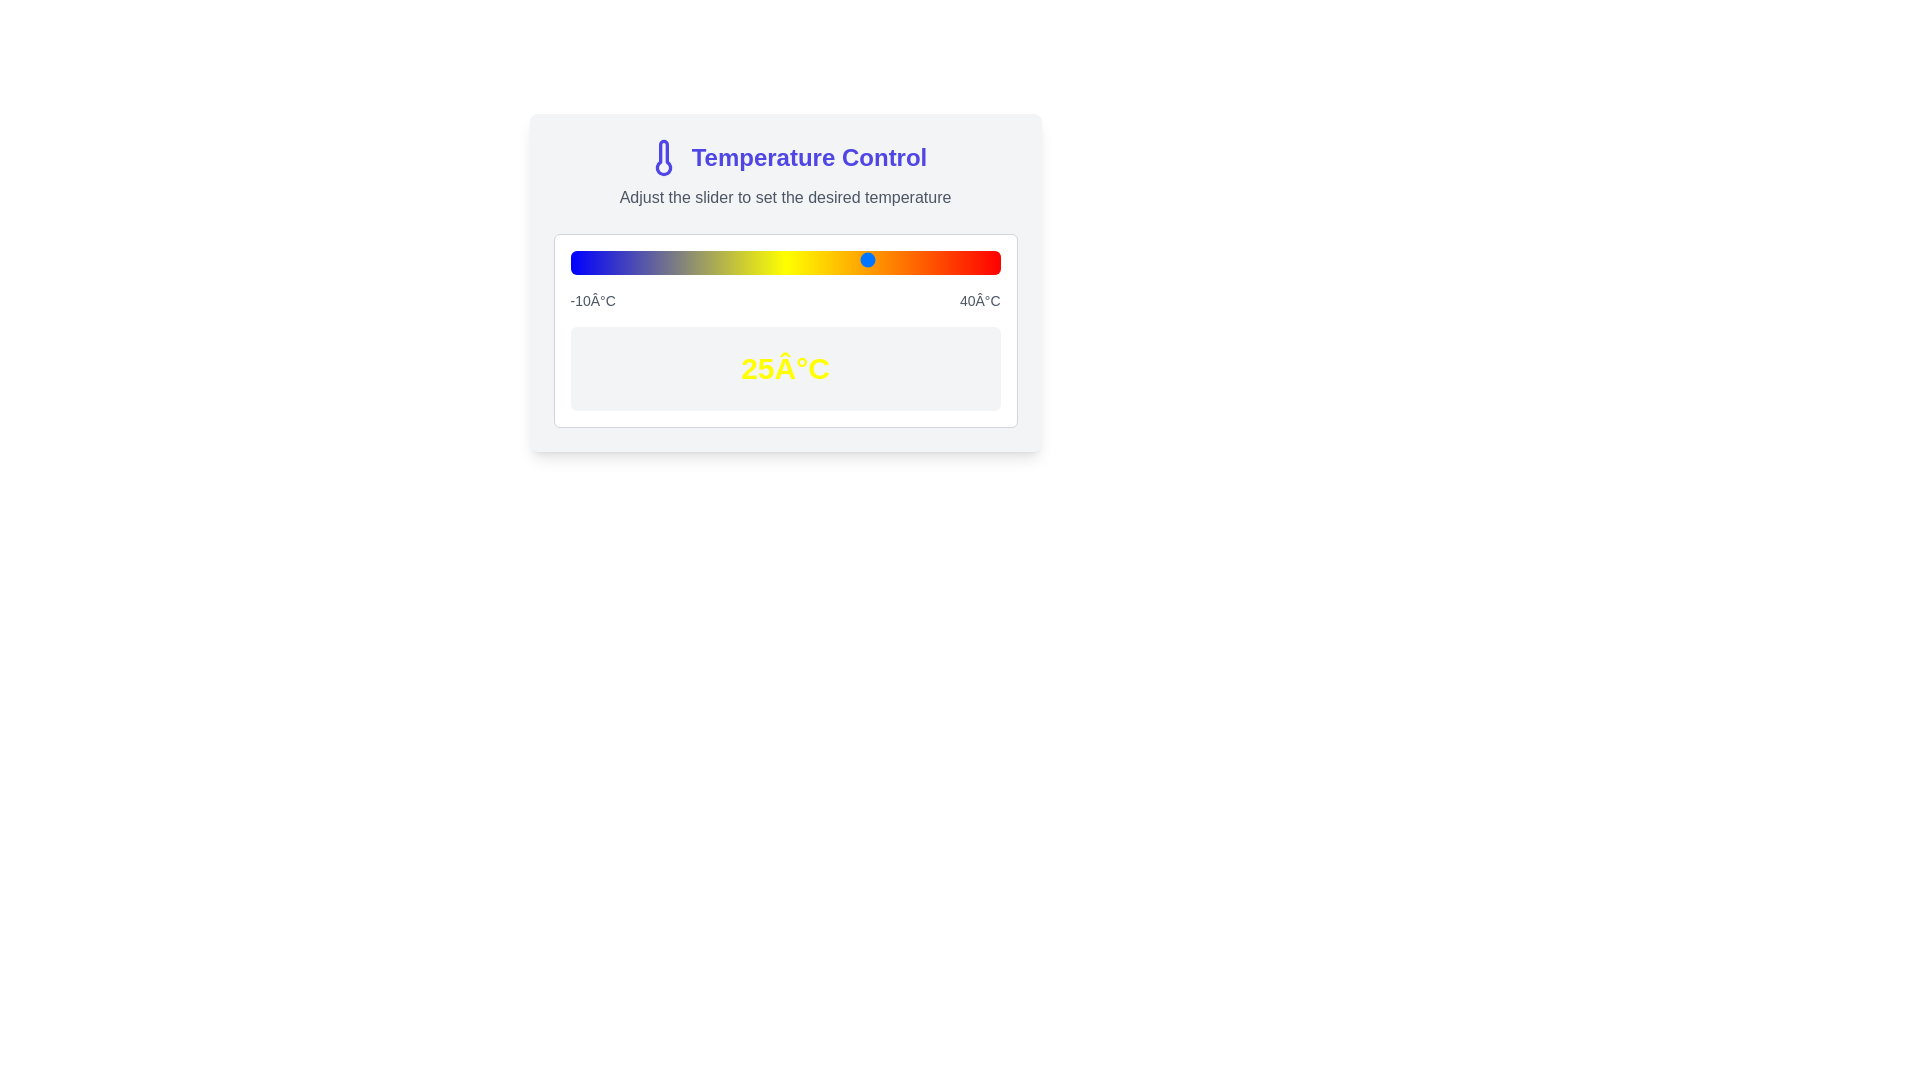  What do you see at coordinates (784, 258) in the screenshot?
I see `the slider to set the temperature to 15°C` at bounding box center [784, 258].